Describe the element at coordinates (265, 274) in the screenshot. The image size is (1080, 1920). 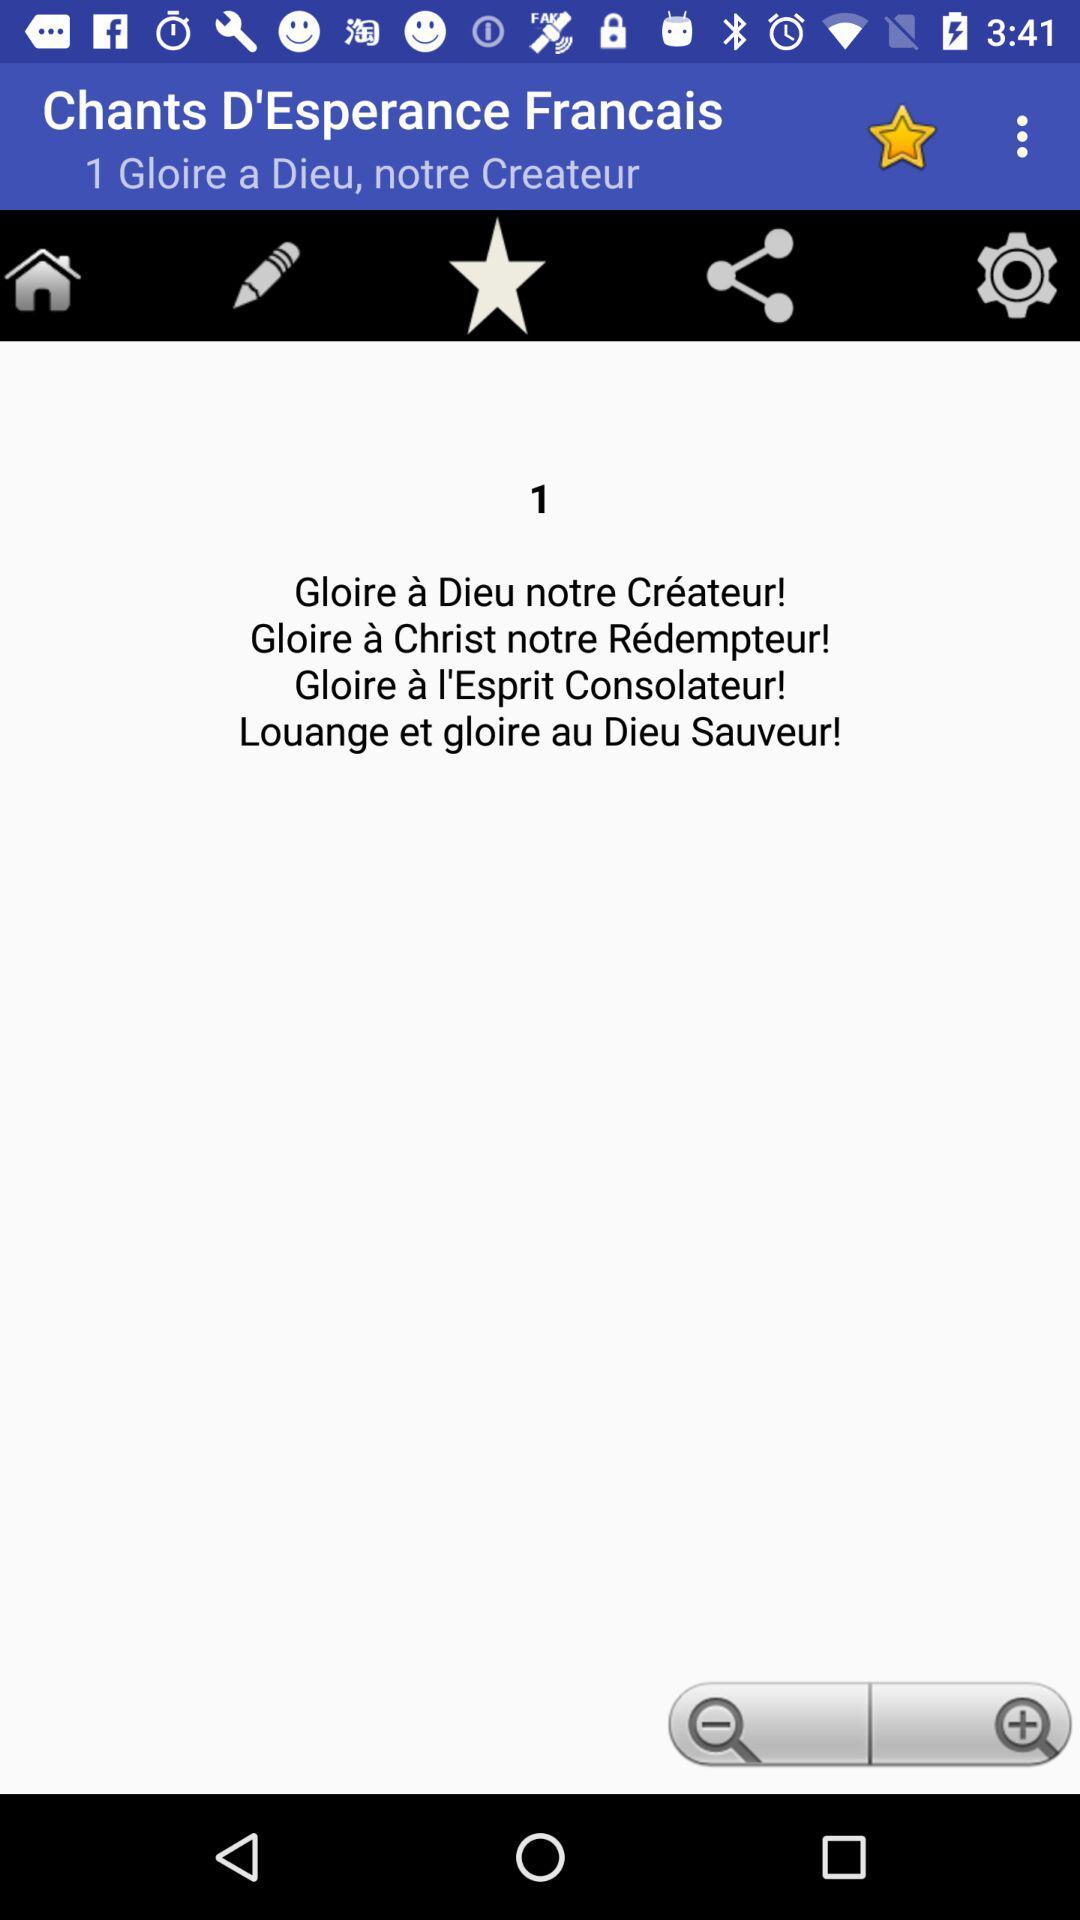
I see `the edit icon` at that location.